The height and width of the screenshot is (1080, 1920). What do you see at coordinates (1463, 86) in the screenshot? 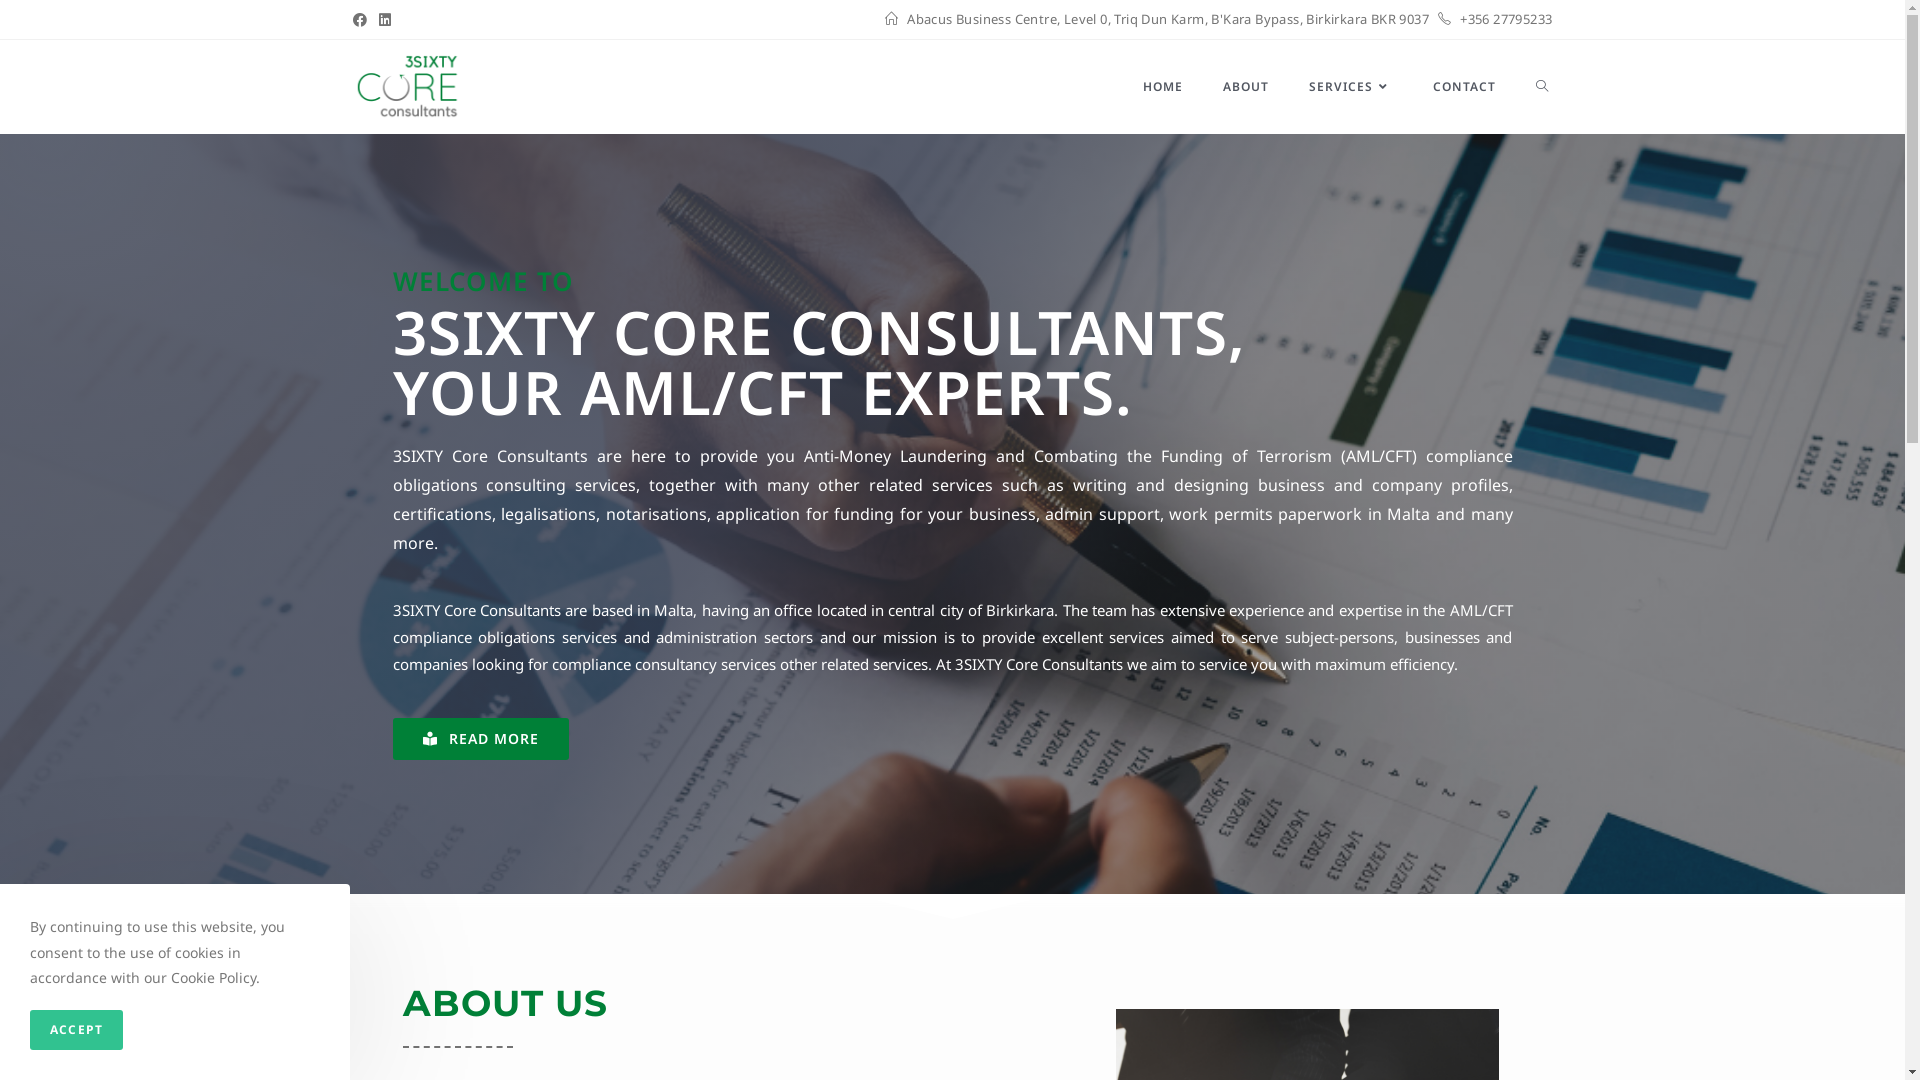
I see `'CONTACT'` at bounding box center [1463, 86].